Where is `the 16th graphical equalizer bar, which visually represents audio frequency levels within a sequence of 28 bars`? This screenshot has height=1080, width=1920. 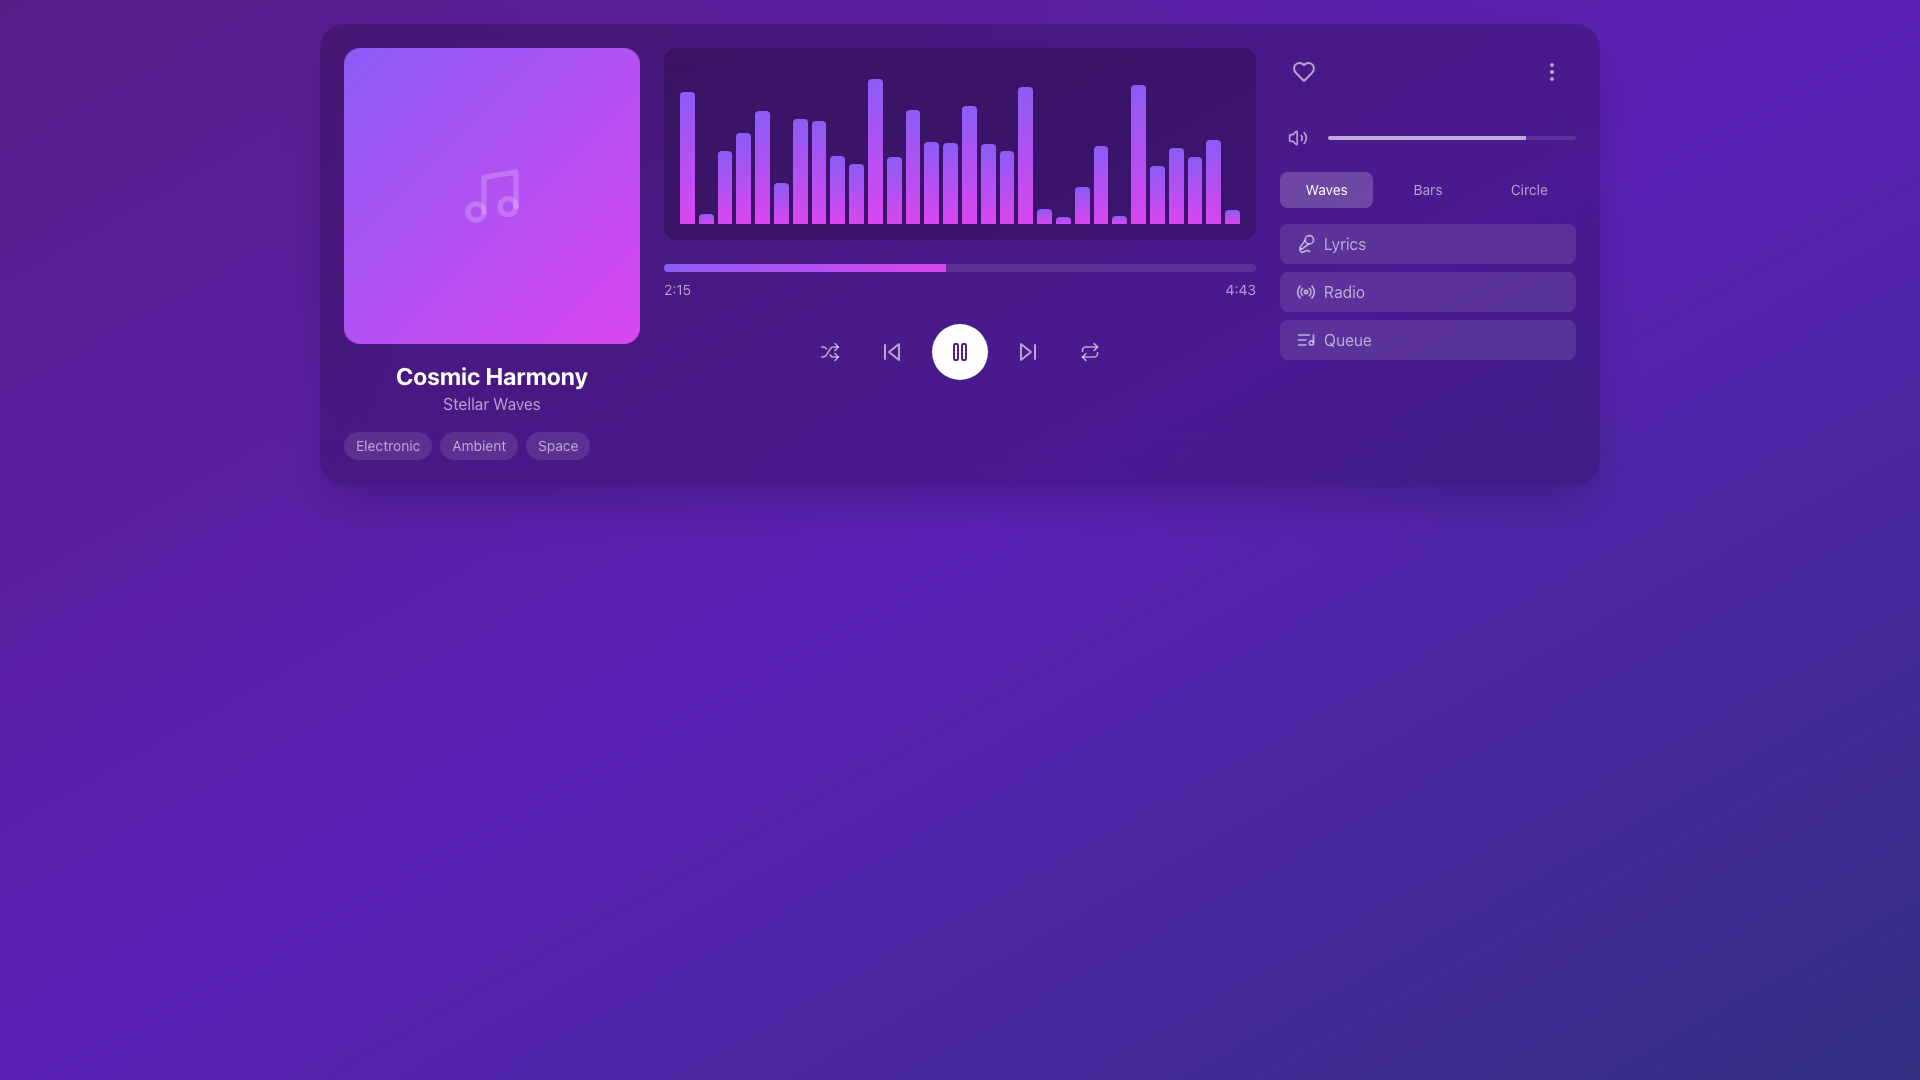
the 16th graphical equalizer bar, which visually represents audio frequency levels within a sequence of 28 bars is located at coordinates (969, 164).